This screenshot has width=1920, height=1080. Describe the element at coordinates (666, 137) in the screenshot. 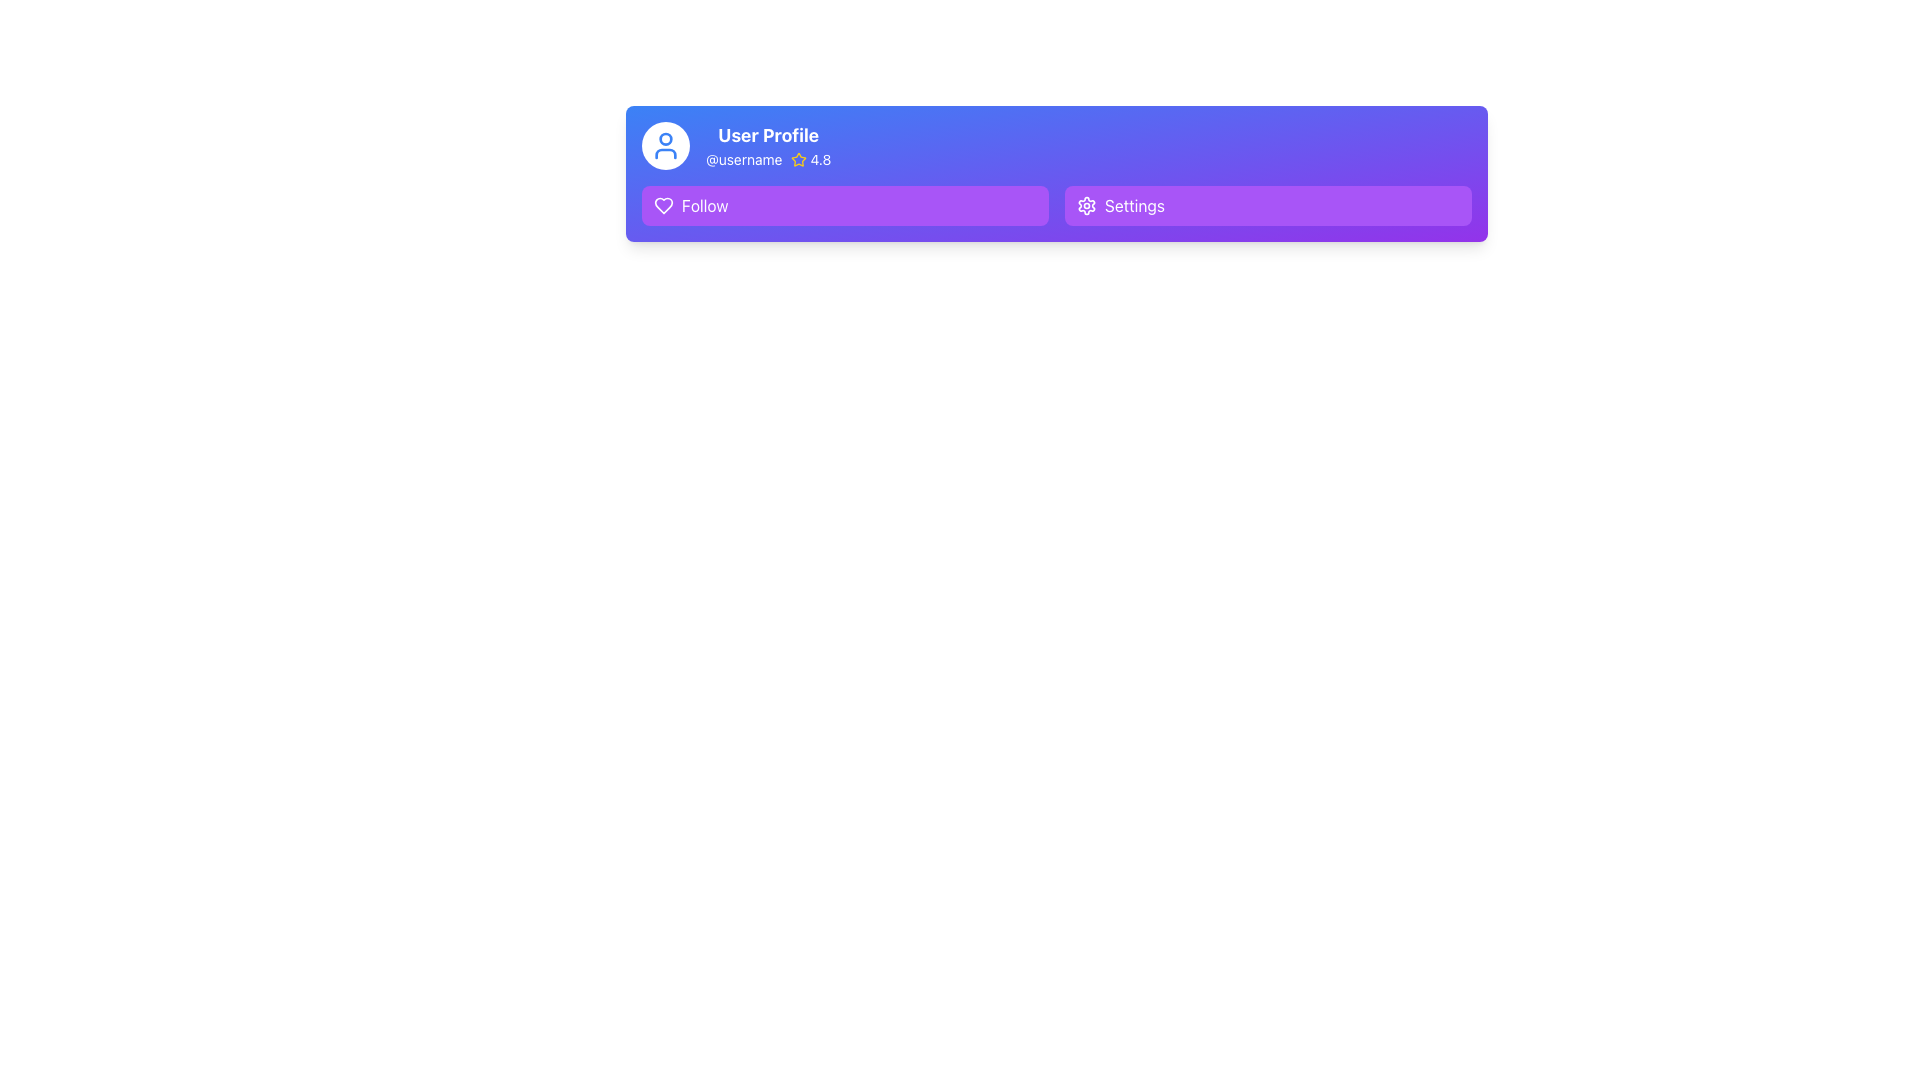

I see `the SVG circle element that is part of the decorative design of the user profile icon, located at the center of the upper half of the circular profile icon` at that location.